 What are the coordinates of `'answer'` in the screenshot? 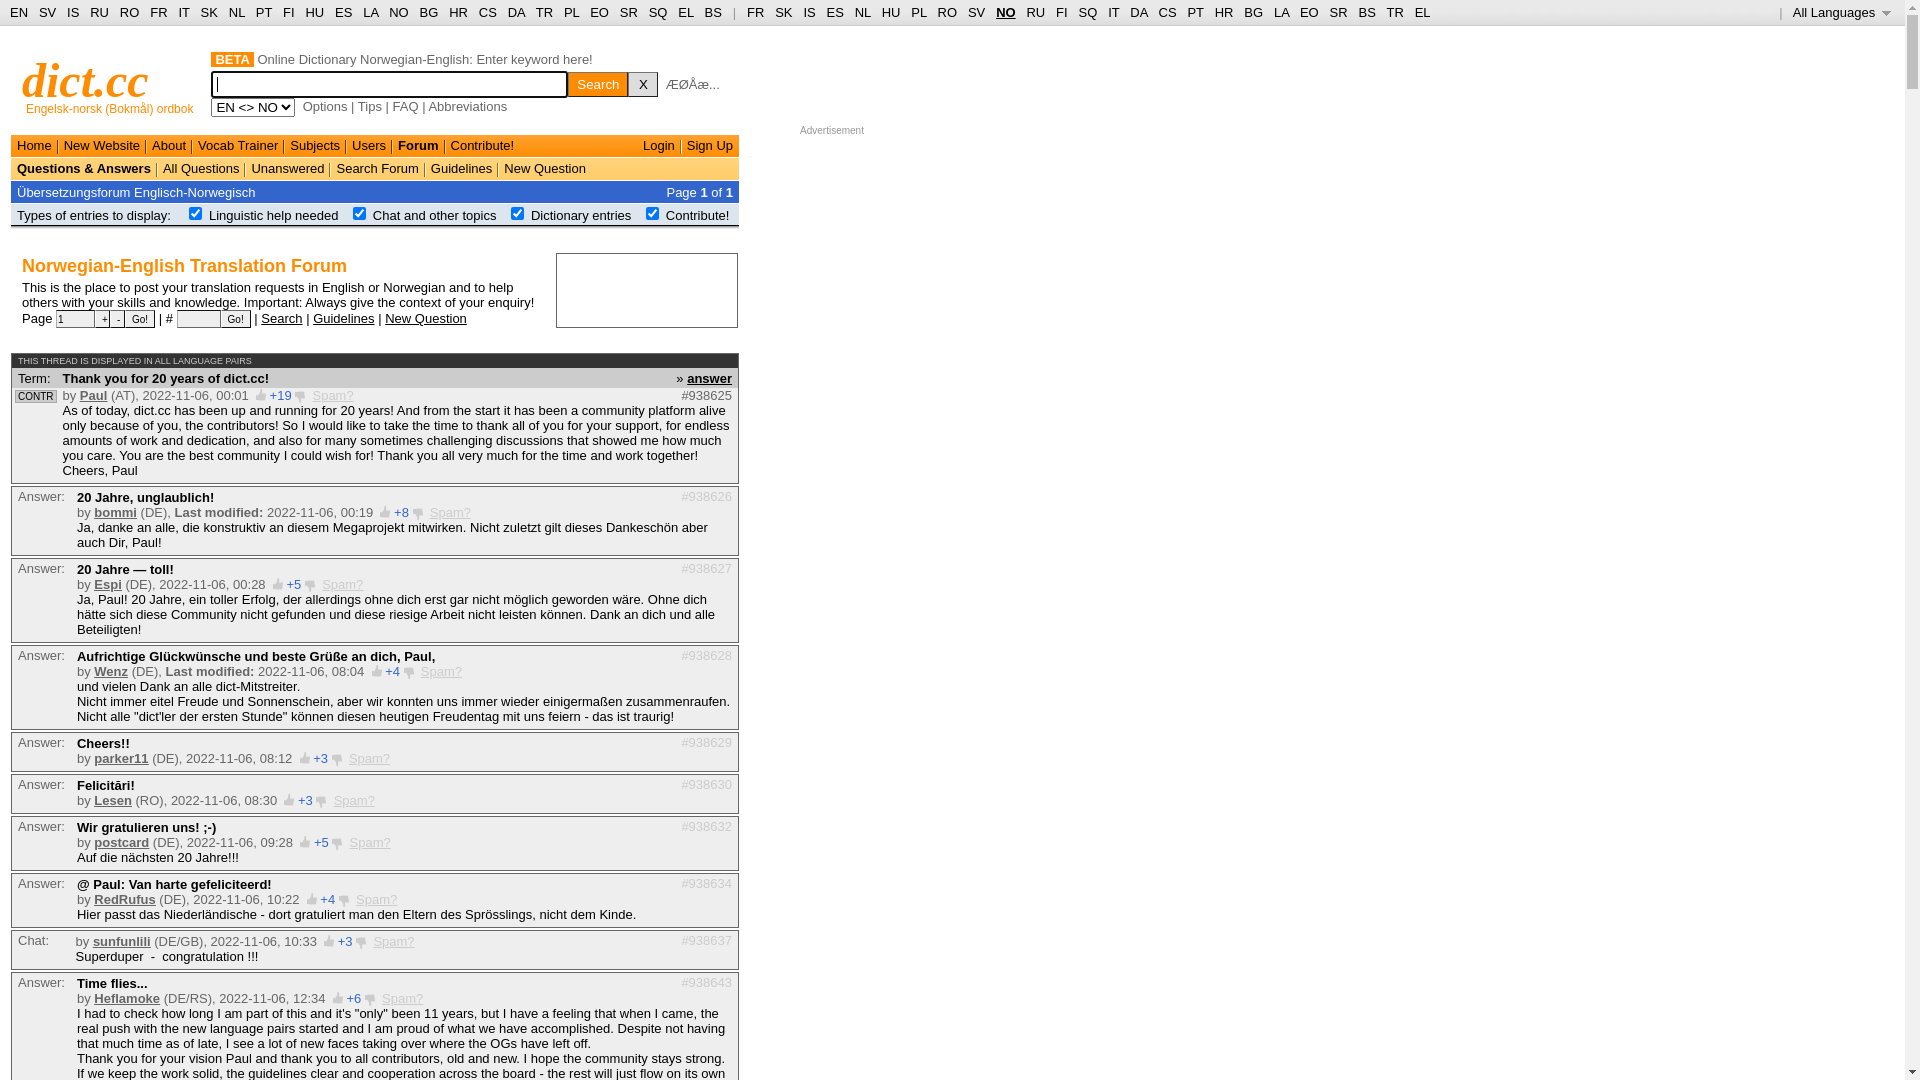 It's located at (686, 377).